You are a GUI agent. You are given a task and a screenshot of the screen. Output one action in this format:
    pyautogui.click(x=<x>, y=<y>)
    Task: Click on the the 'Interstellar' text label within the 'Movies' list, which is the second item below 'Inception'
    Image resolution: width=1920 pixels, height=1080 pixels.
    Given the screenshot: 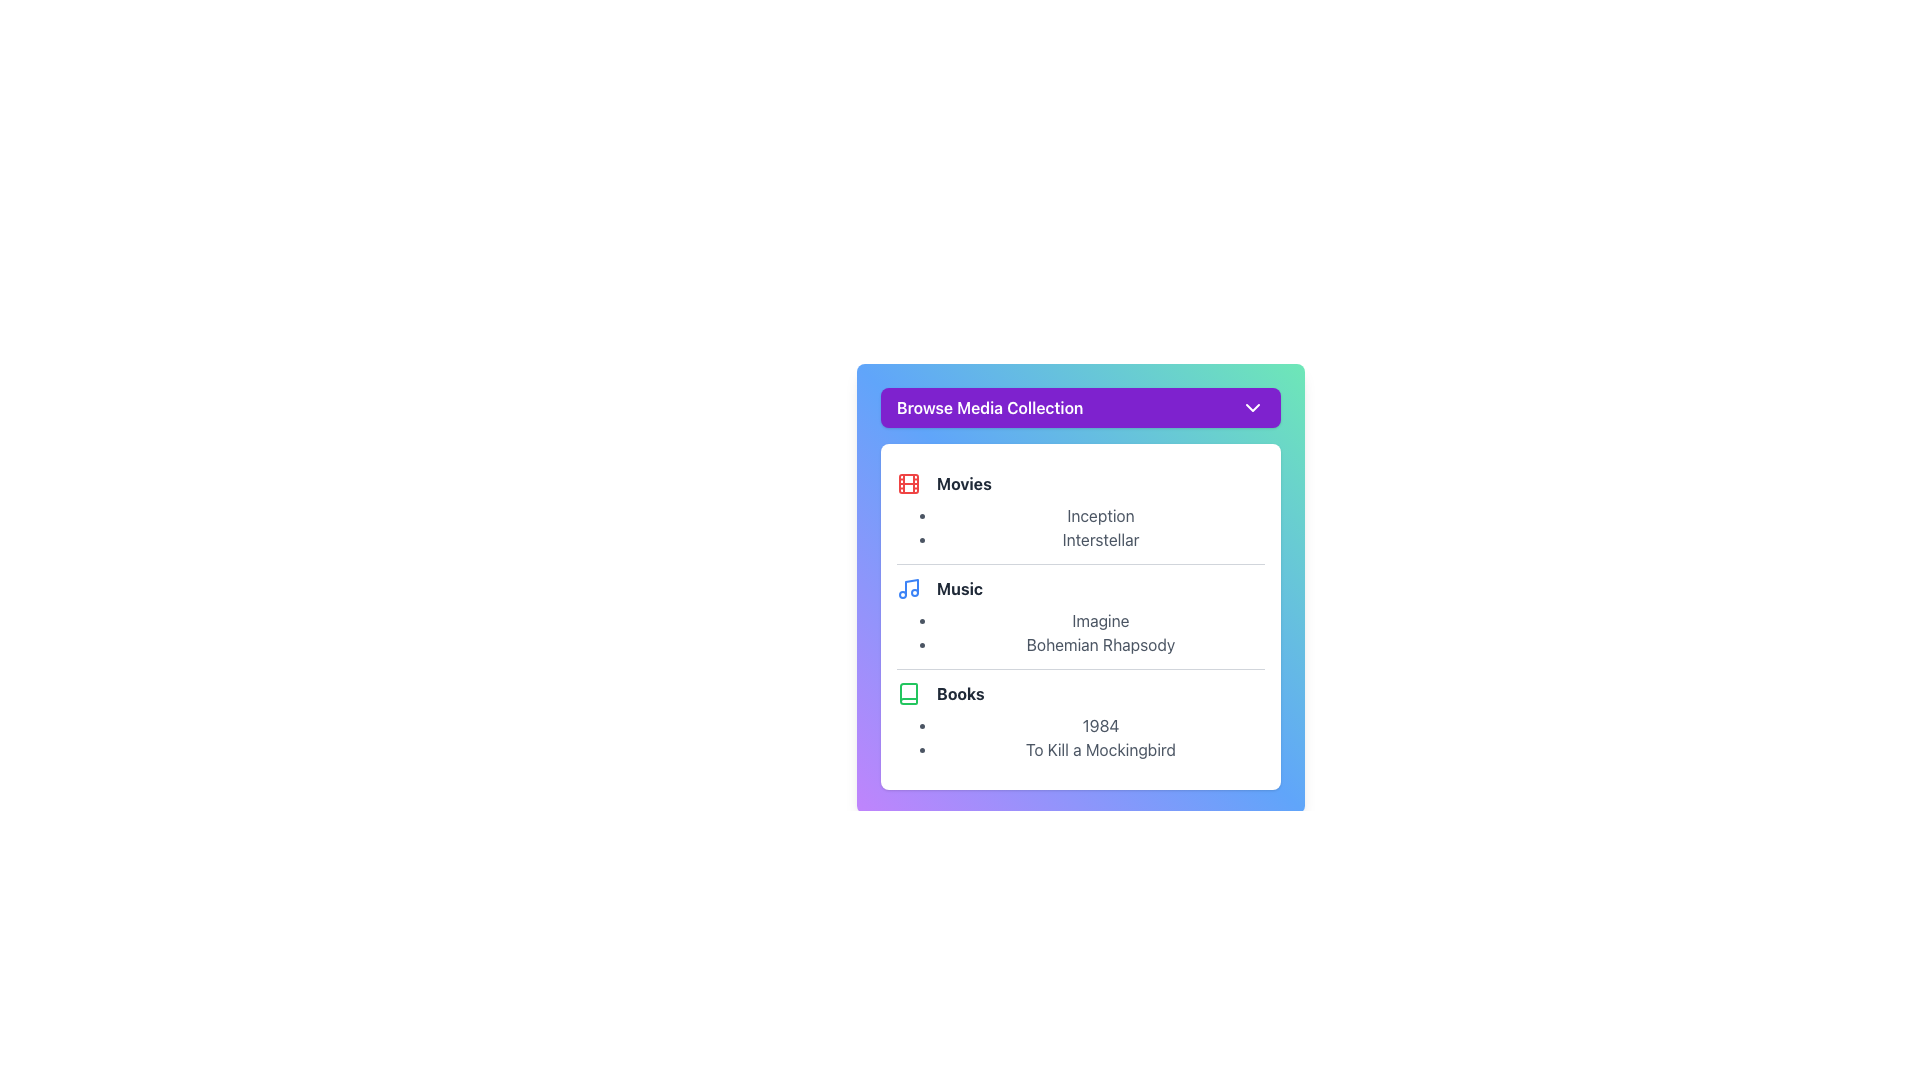 What is the action you would take?
    pyautogui.click(x=1099, y=540)
    